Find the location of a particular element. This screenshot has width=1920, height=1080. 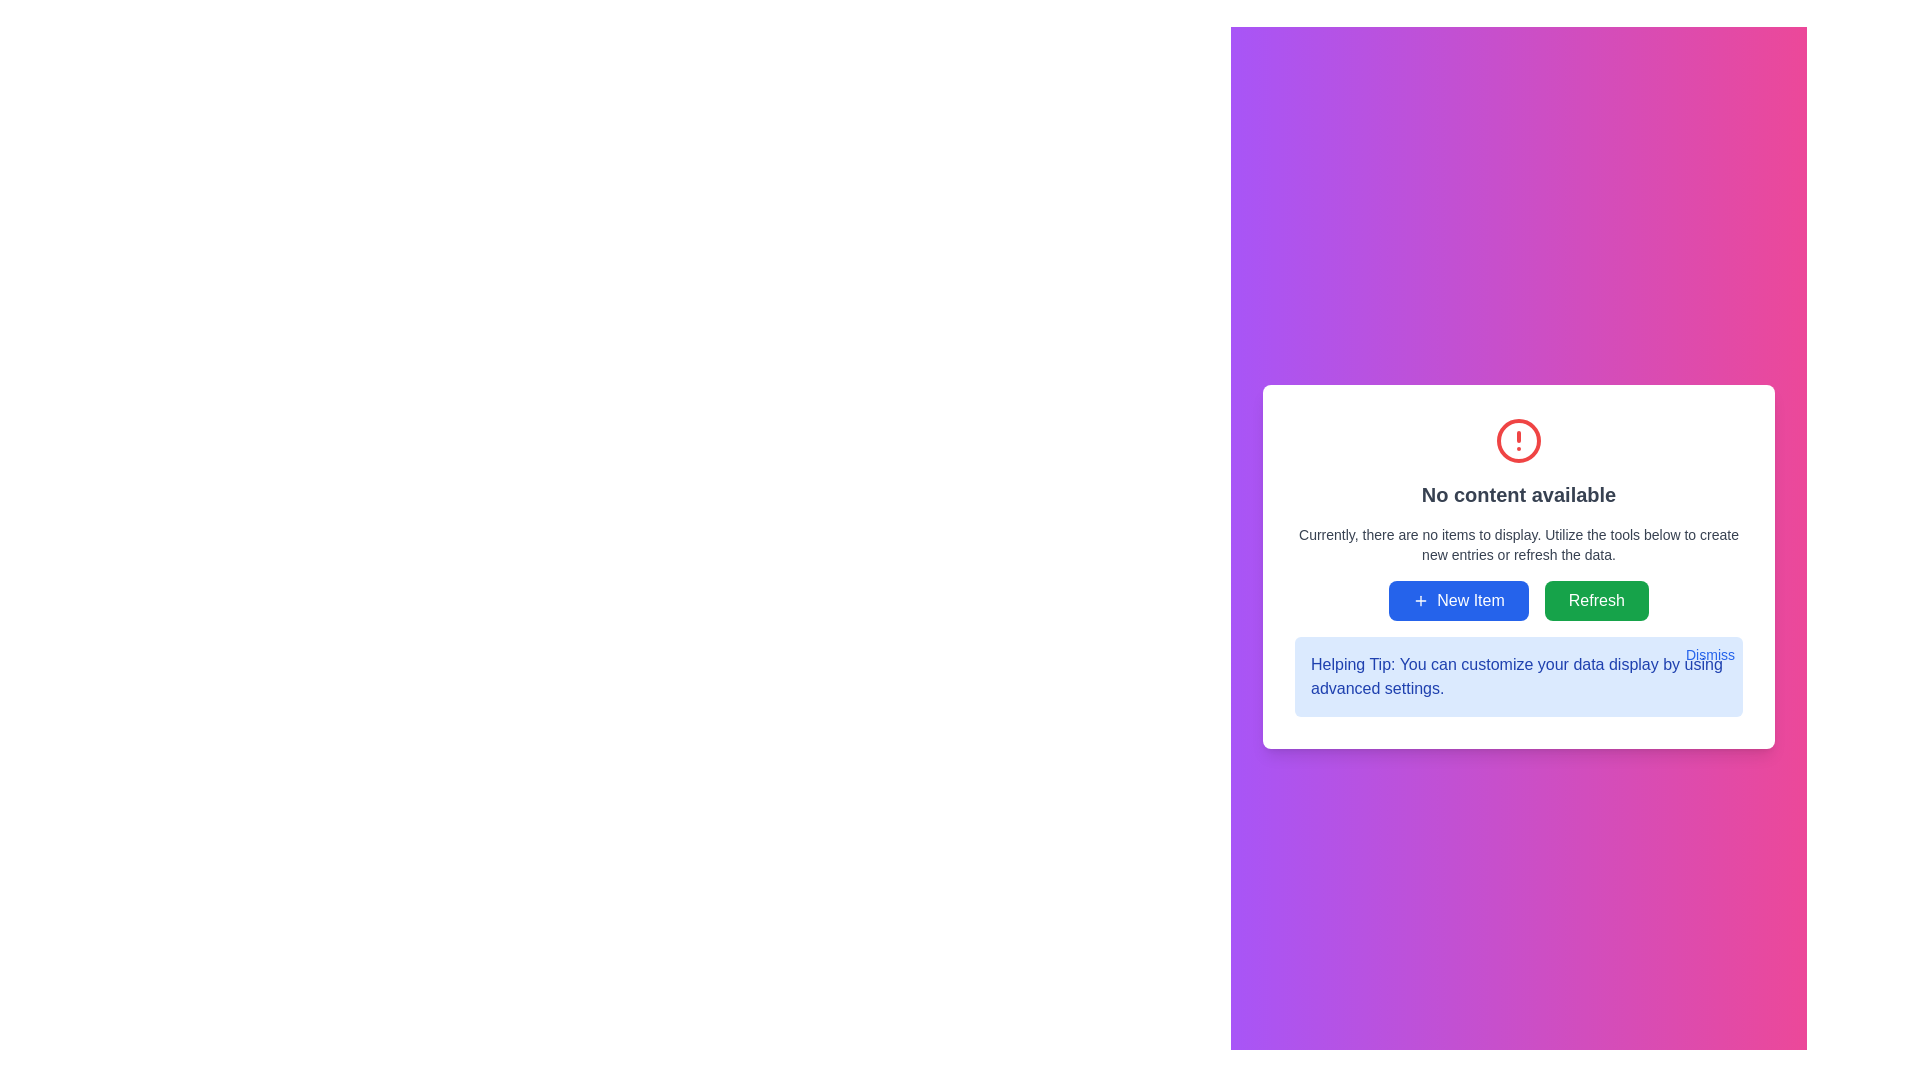

the first button in the horizontal panel to trigger hover effects is located at coordinates (1459, 600).